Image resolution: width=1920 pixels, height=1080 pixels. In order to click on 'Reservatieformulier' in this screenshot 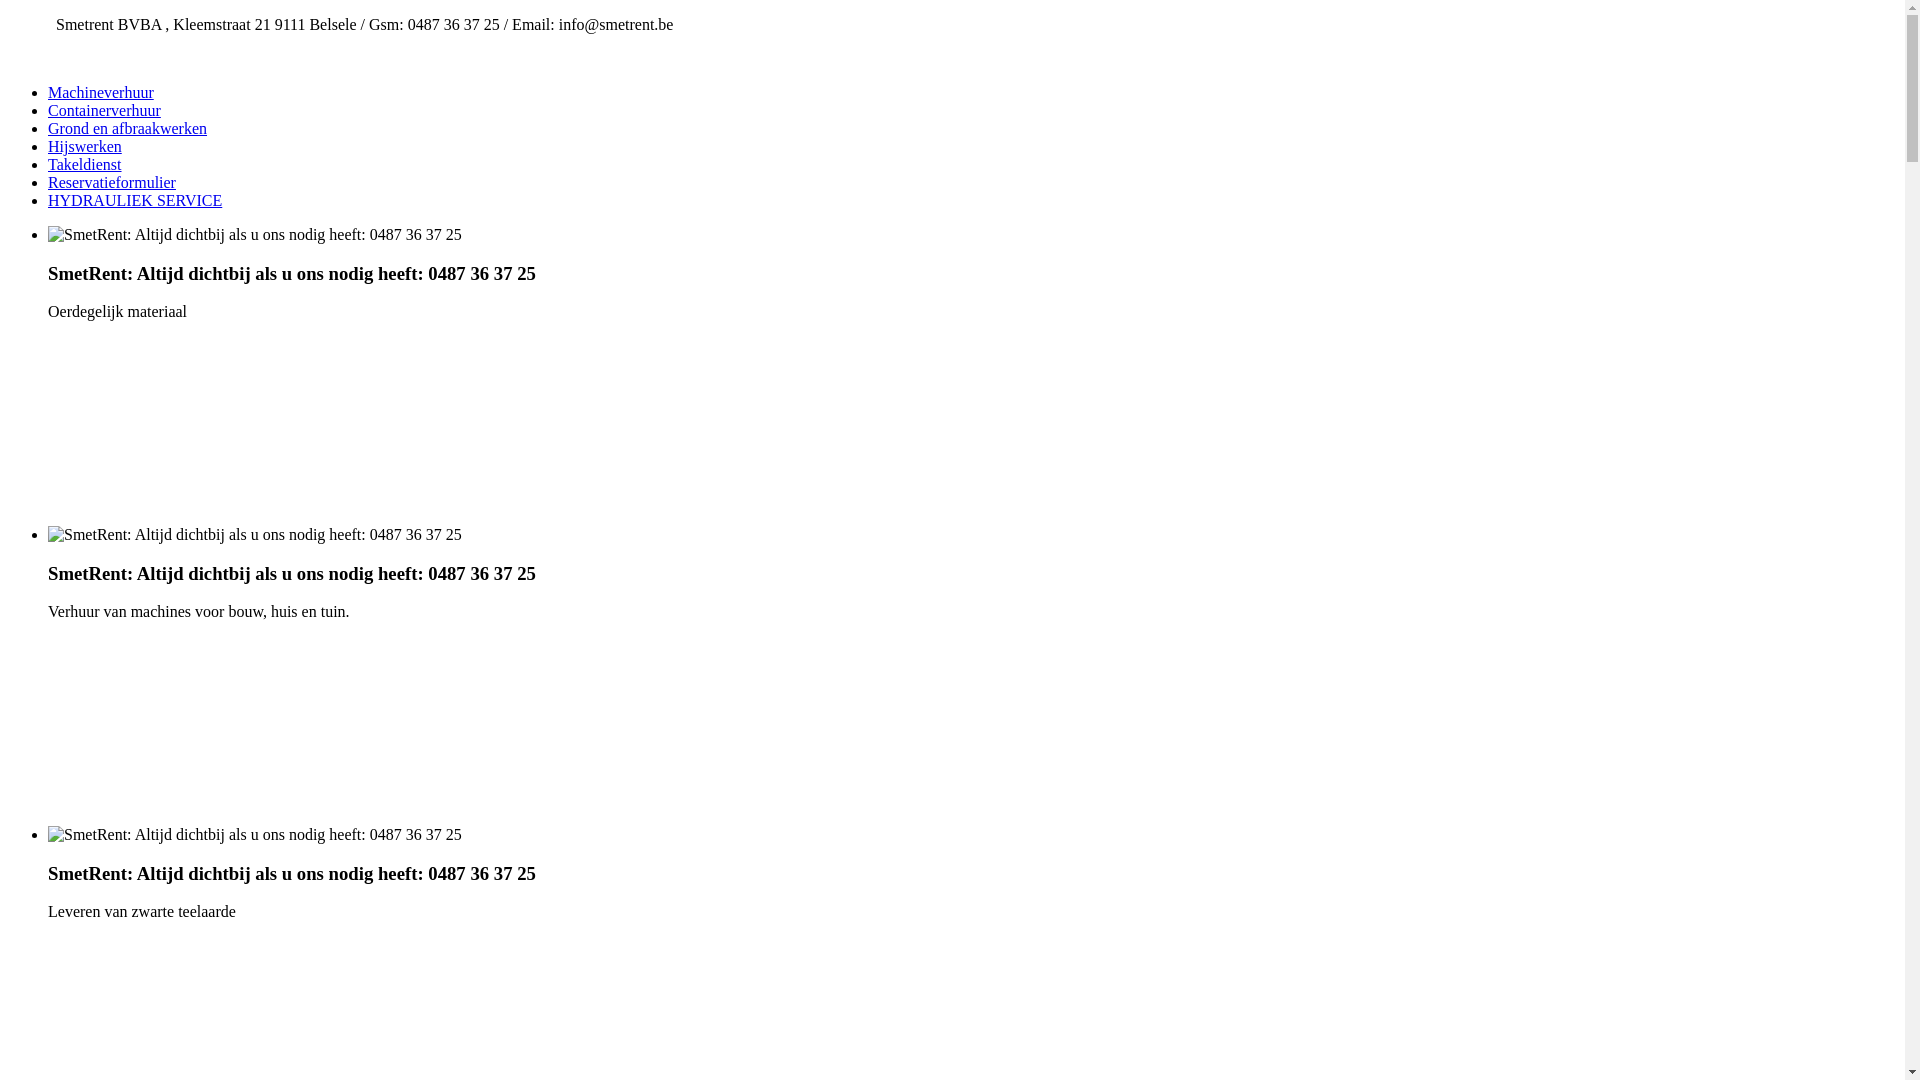, I will do `click(110, 182)`.